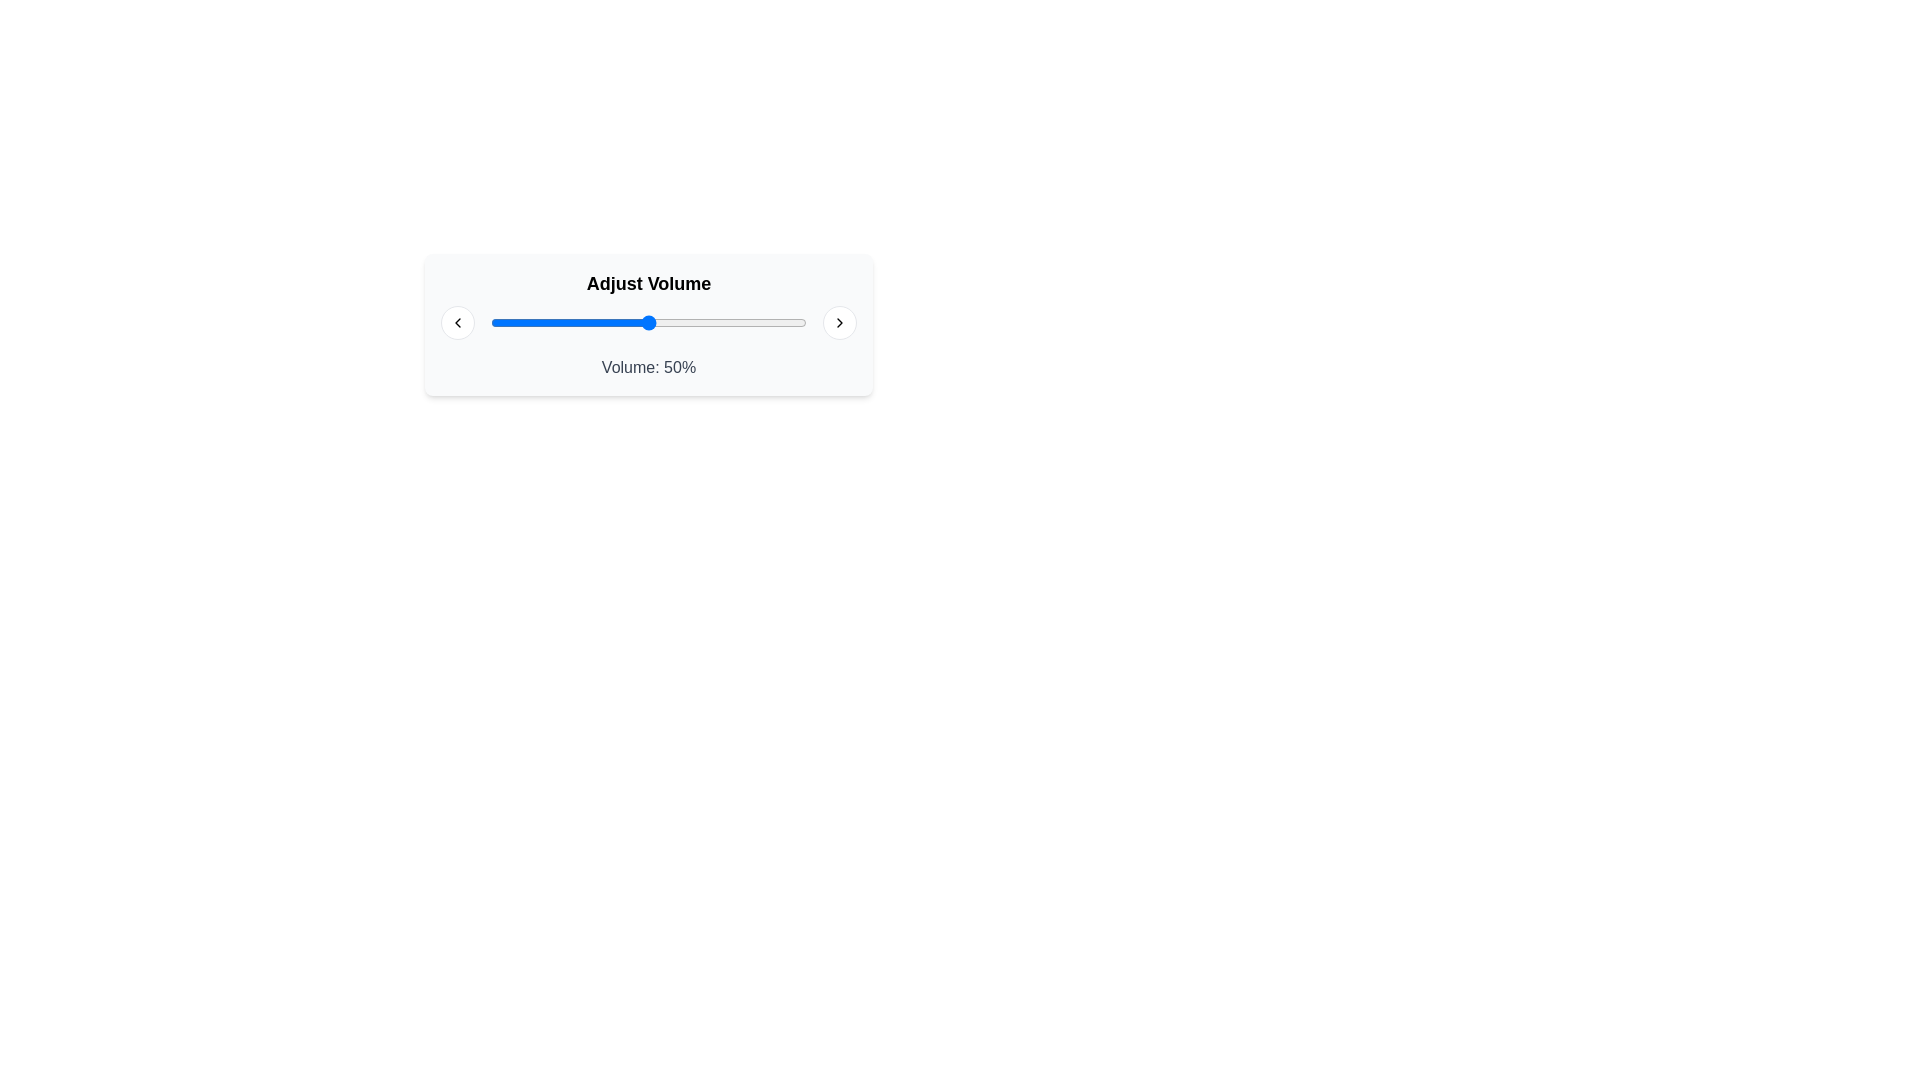 The height and width of the screenshot is (1080, 1920). What do you see at coordinates (730, 322) in the screenshot?
I see `the slider` at bounding box center [730, 322].